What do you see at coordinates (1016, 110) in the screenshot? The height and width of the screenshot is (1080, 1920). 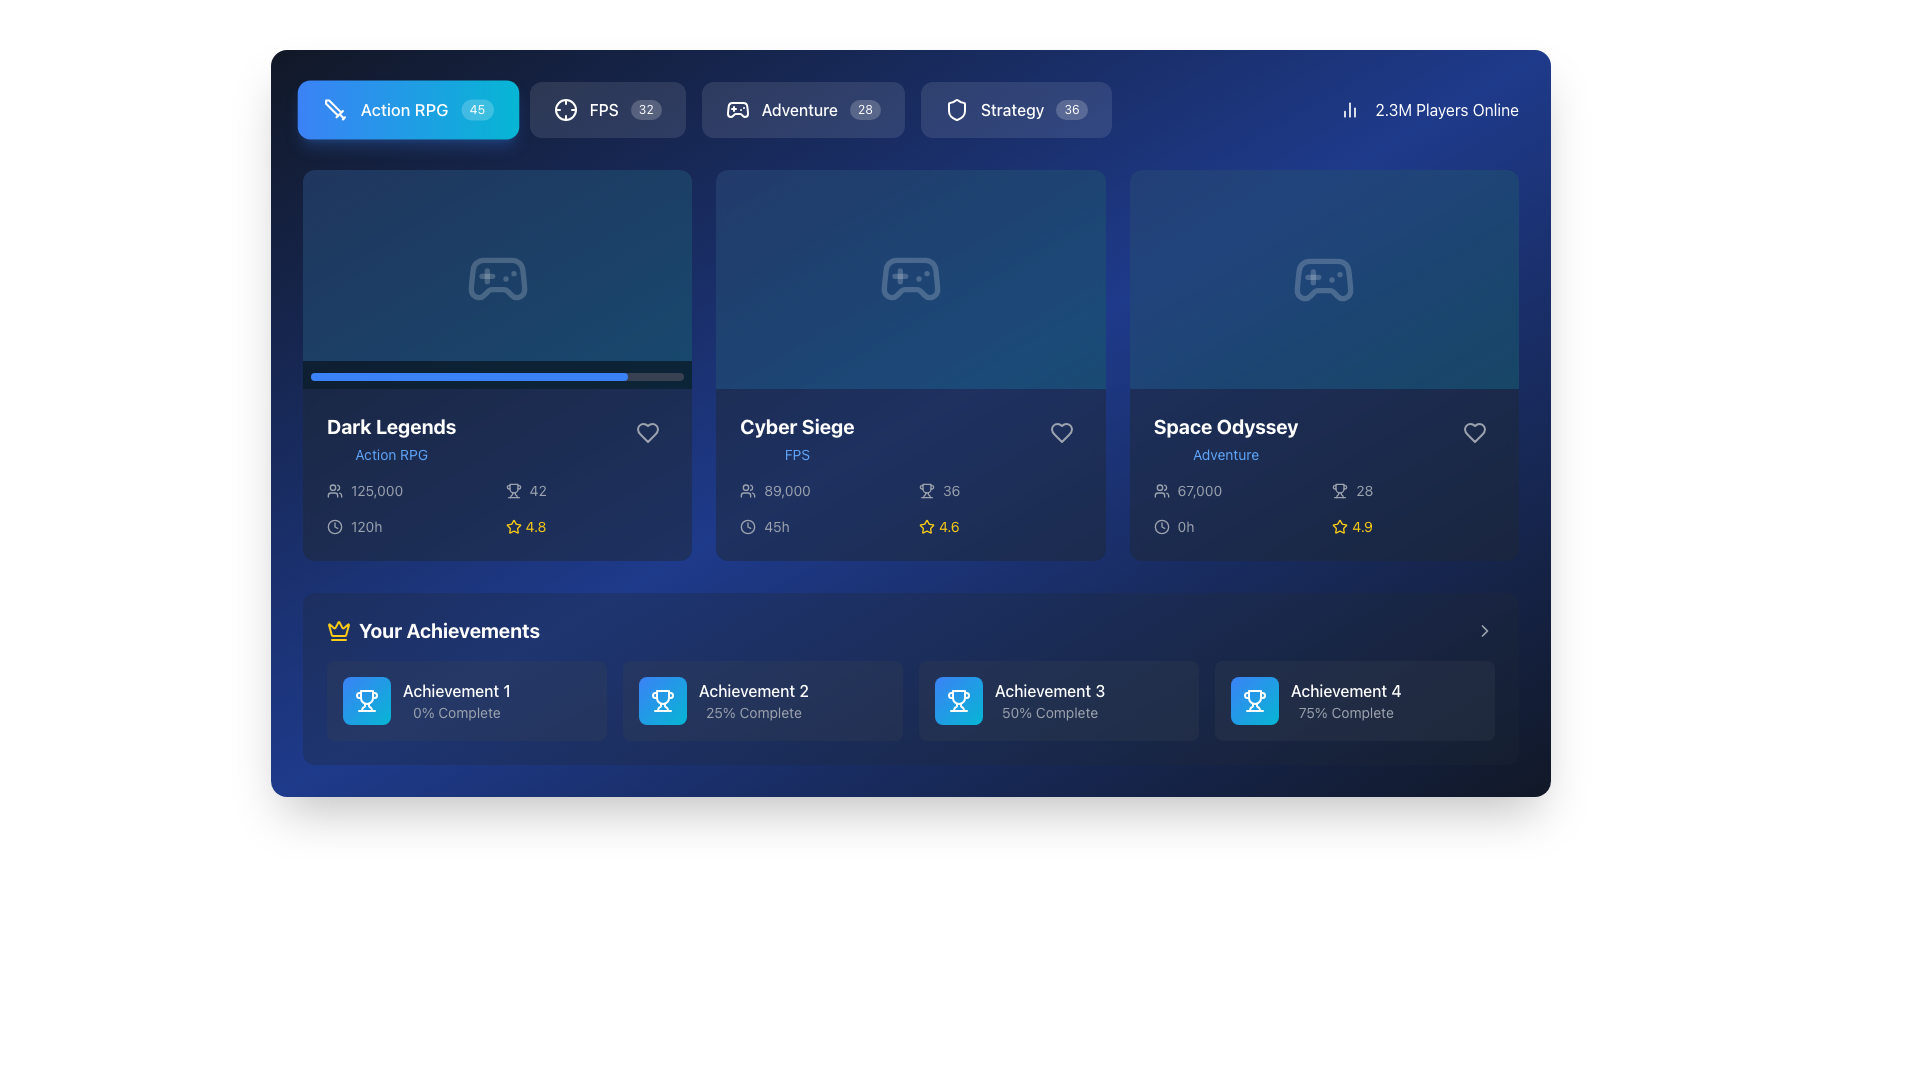 I see `the filter button for the 'Strategy' category located in the top navigation bar to change its background shade` at bounding box center [1016, 110].